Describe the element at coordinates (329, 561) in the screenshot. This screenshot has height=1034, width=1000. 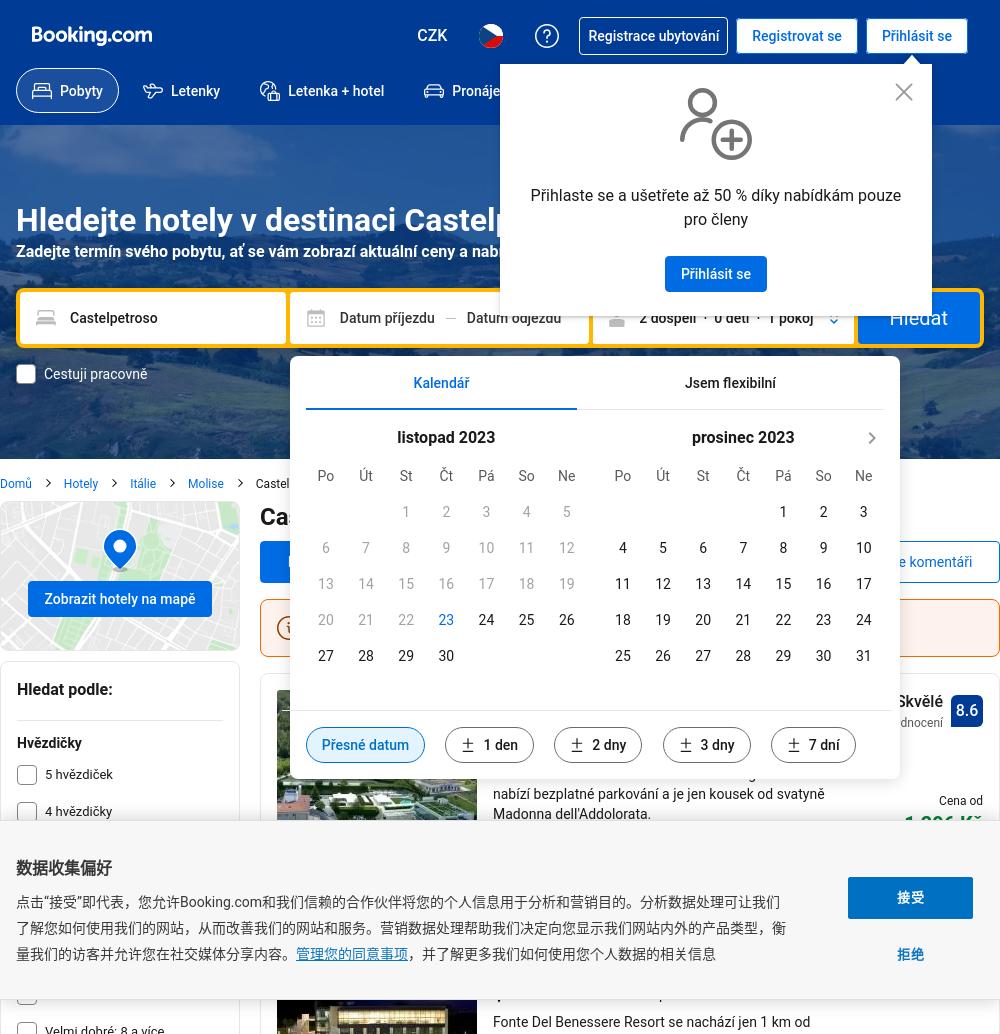
I see `'Náš top výběr'` at that location.